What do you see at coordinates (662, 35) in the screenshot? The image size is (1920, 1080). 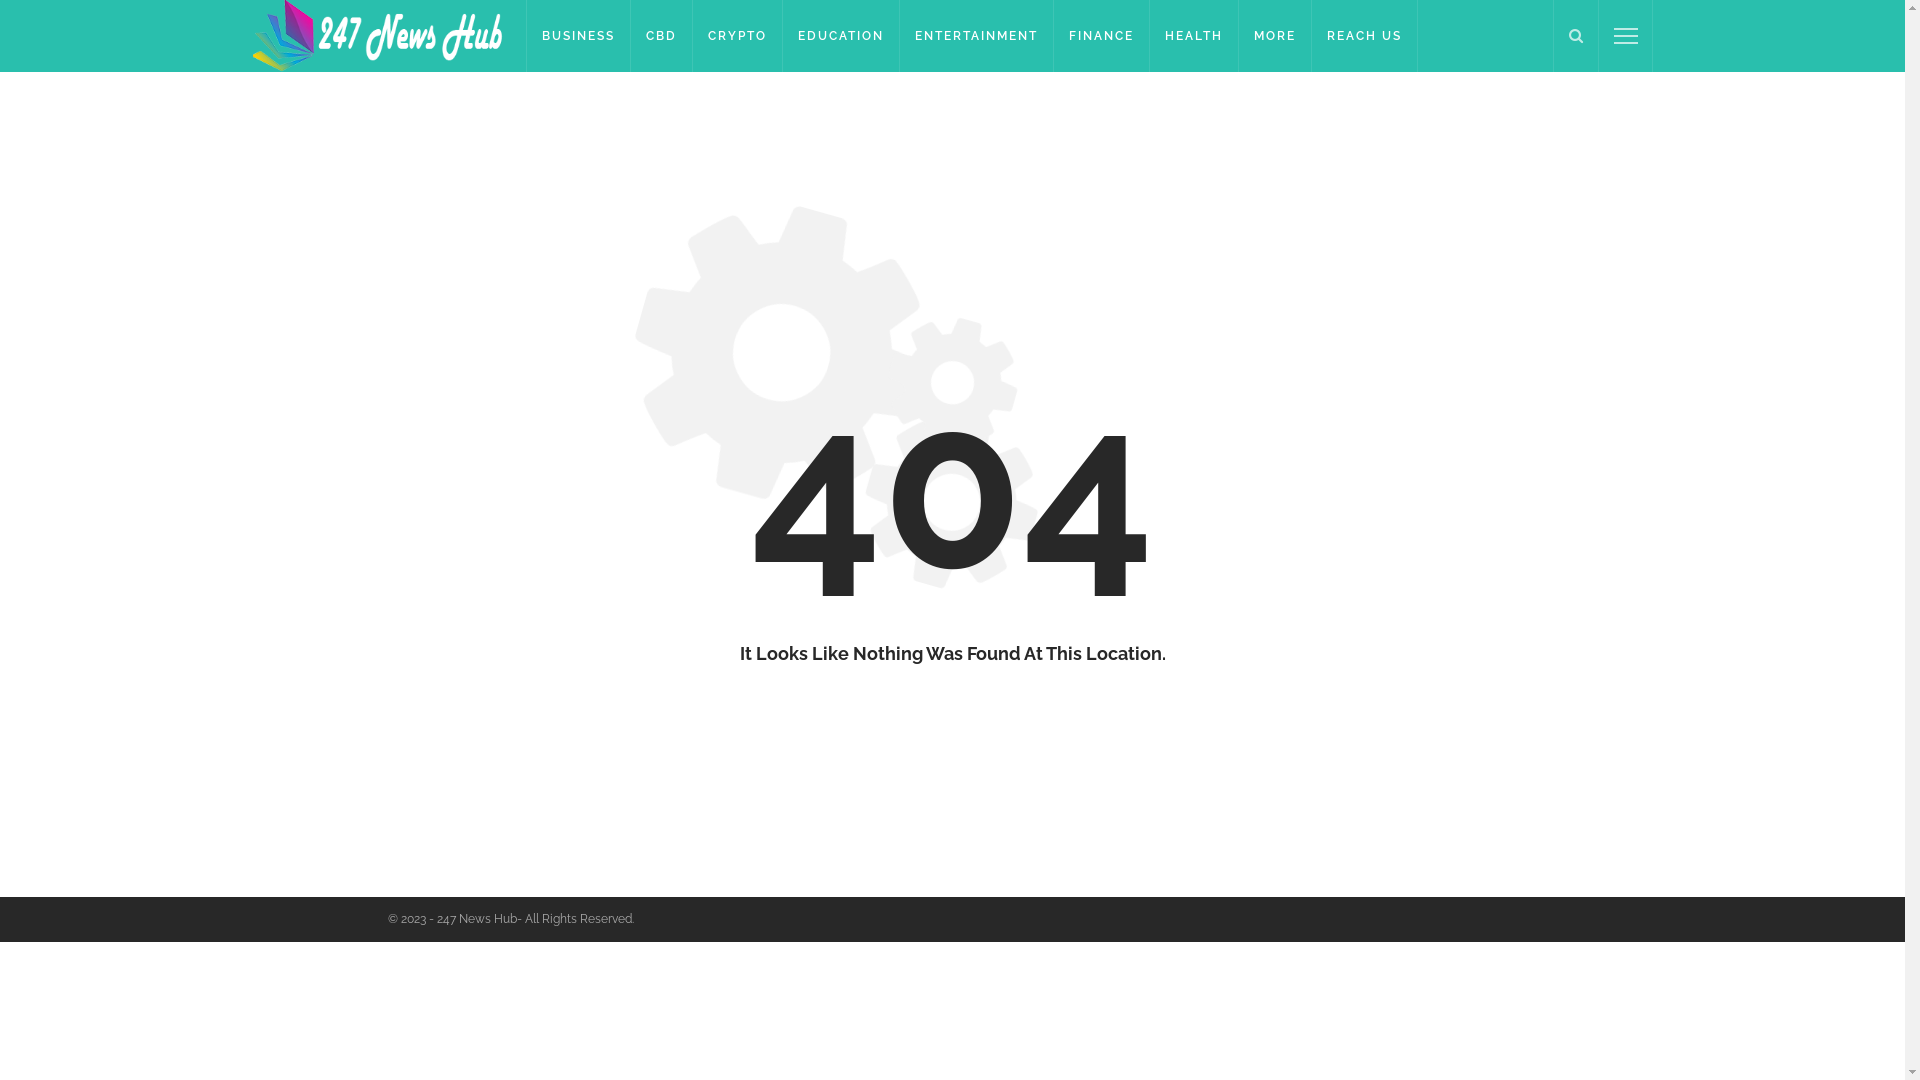 I see `'CBD'` at bounding box center [662, 35].